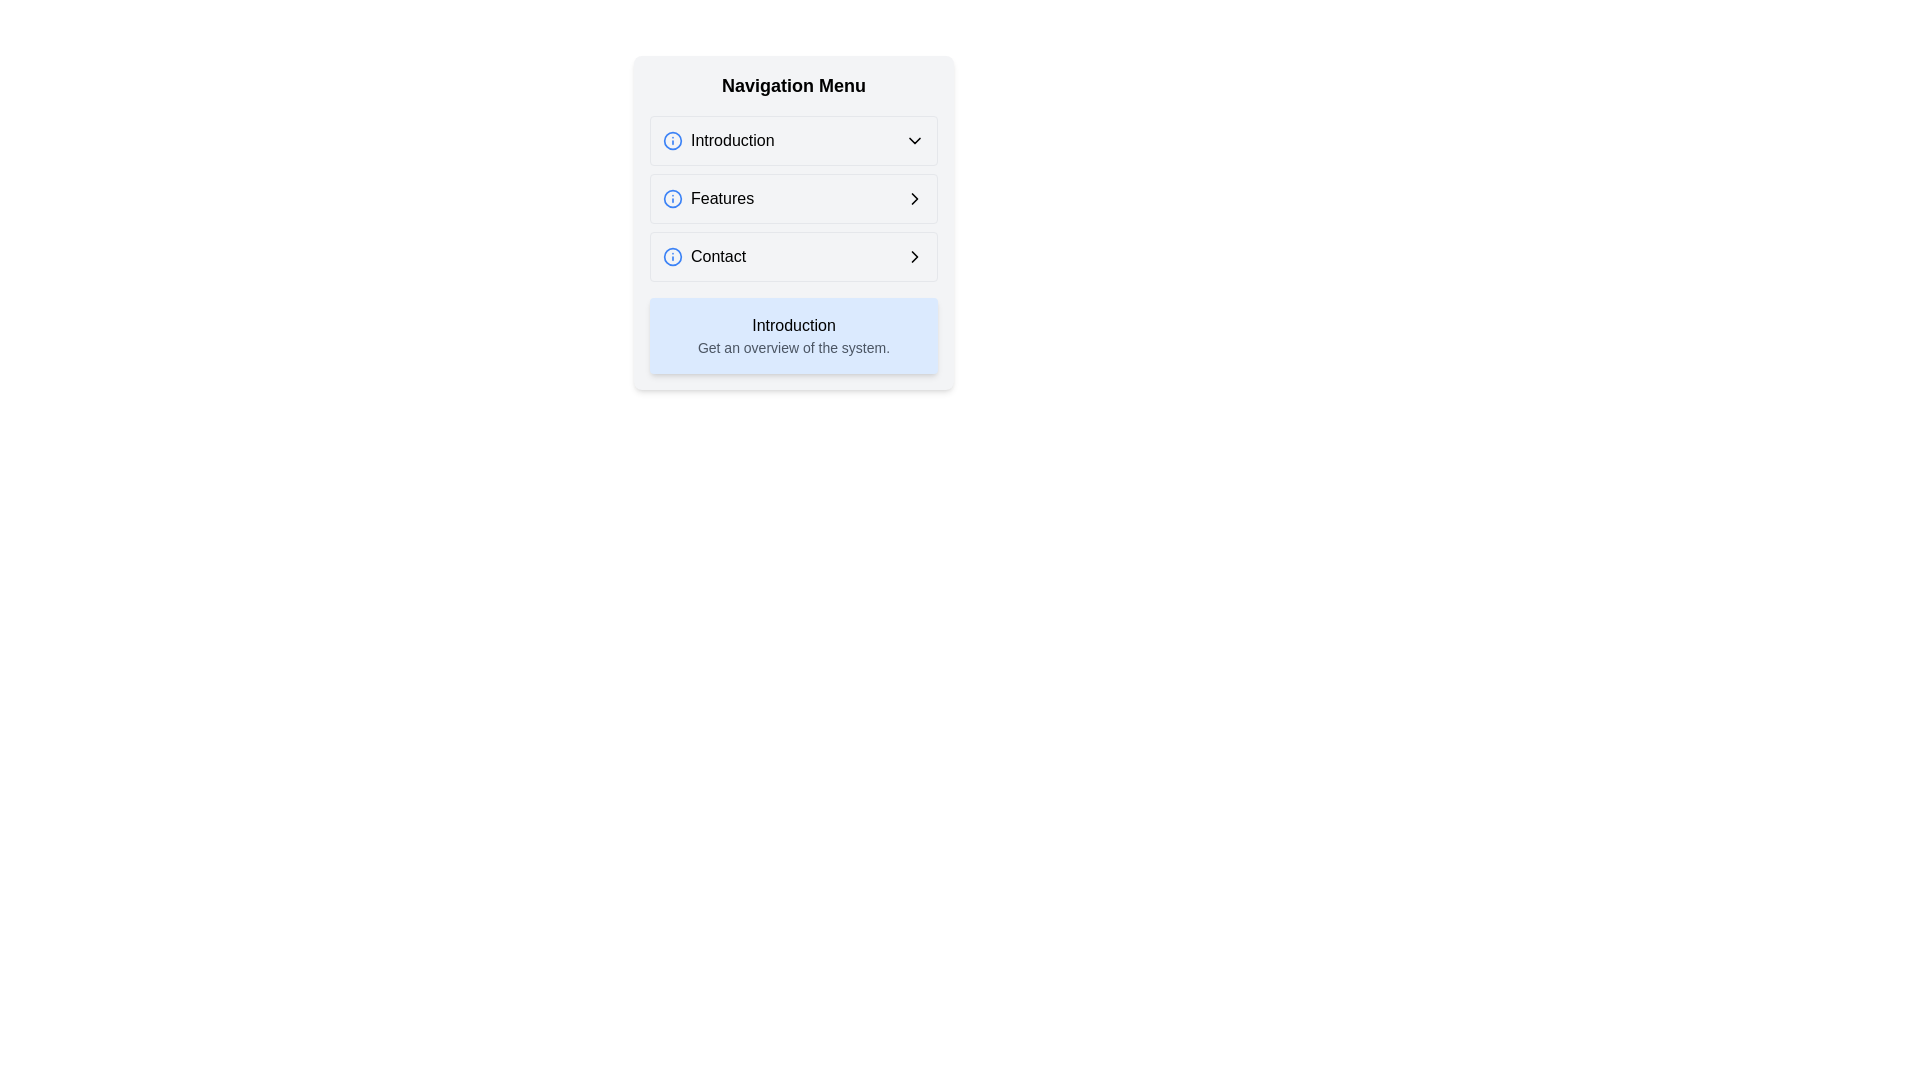 The width and height of the screenshot is (1920, 1080). What do you see at coordinates (718, 256) in the screenshot?
I see `text of the label for the third item in the navigation menu, located to the right of the blue information icon and preceding the right arrow icon` at bounding box center [718, 256].